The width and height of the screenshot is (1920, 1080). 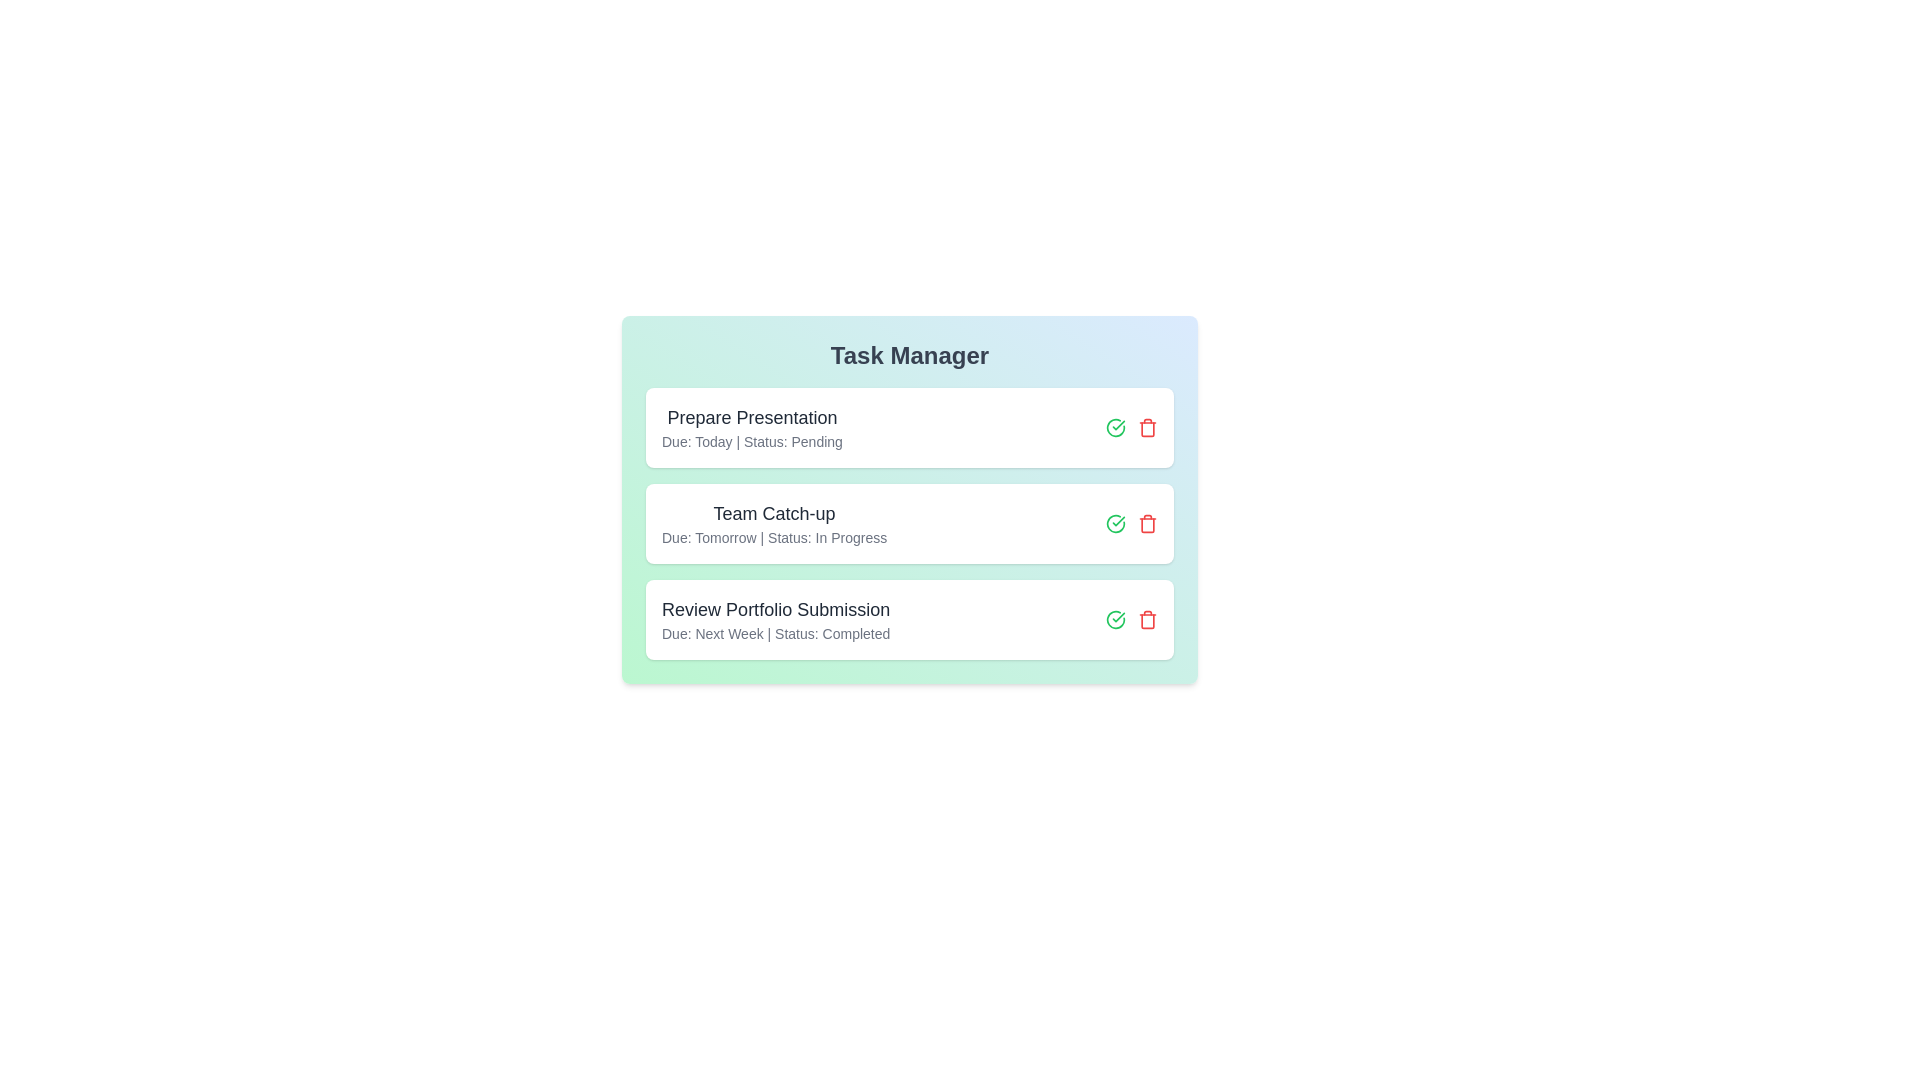 I want to click on green checkmark button to mark the task 'Prepare Presentation' as completed, so click(x=1115, y=427).